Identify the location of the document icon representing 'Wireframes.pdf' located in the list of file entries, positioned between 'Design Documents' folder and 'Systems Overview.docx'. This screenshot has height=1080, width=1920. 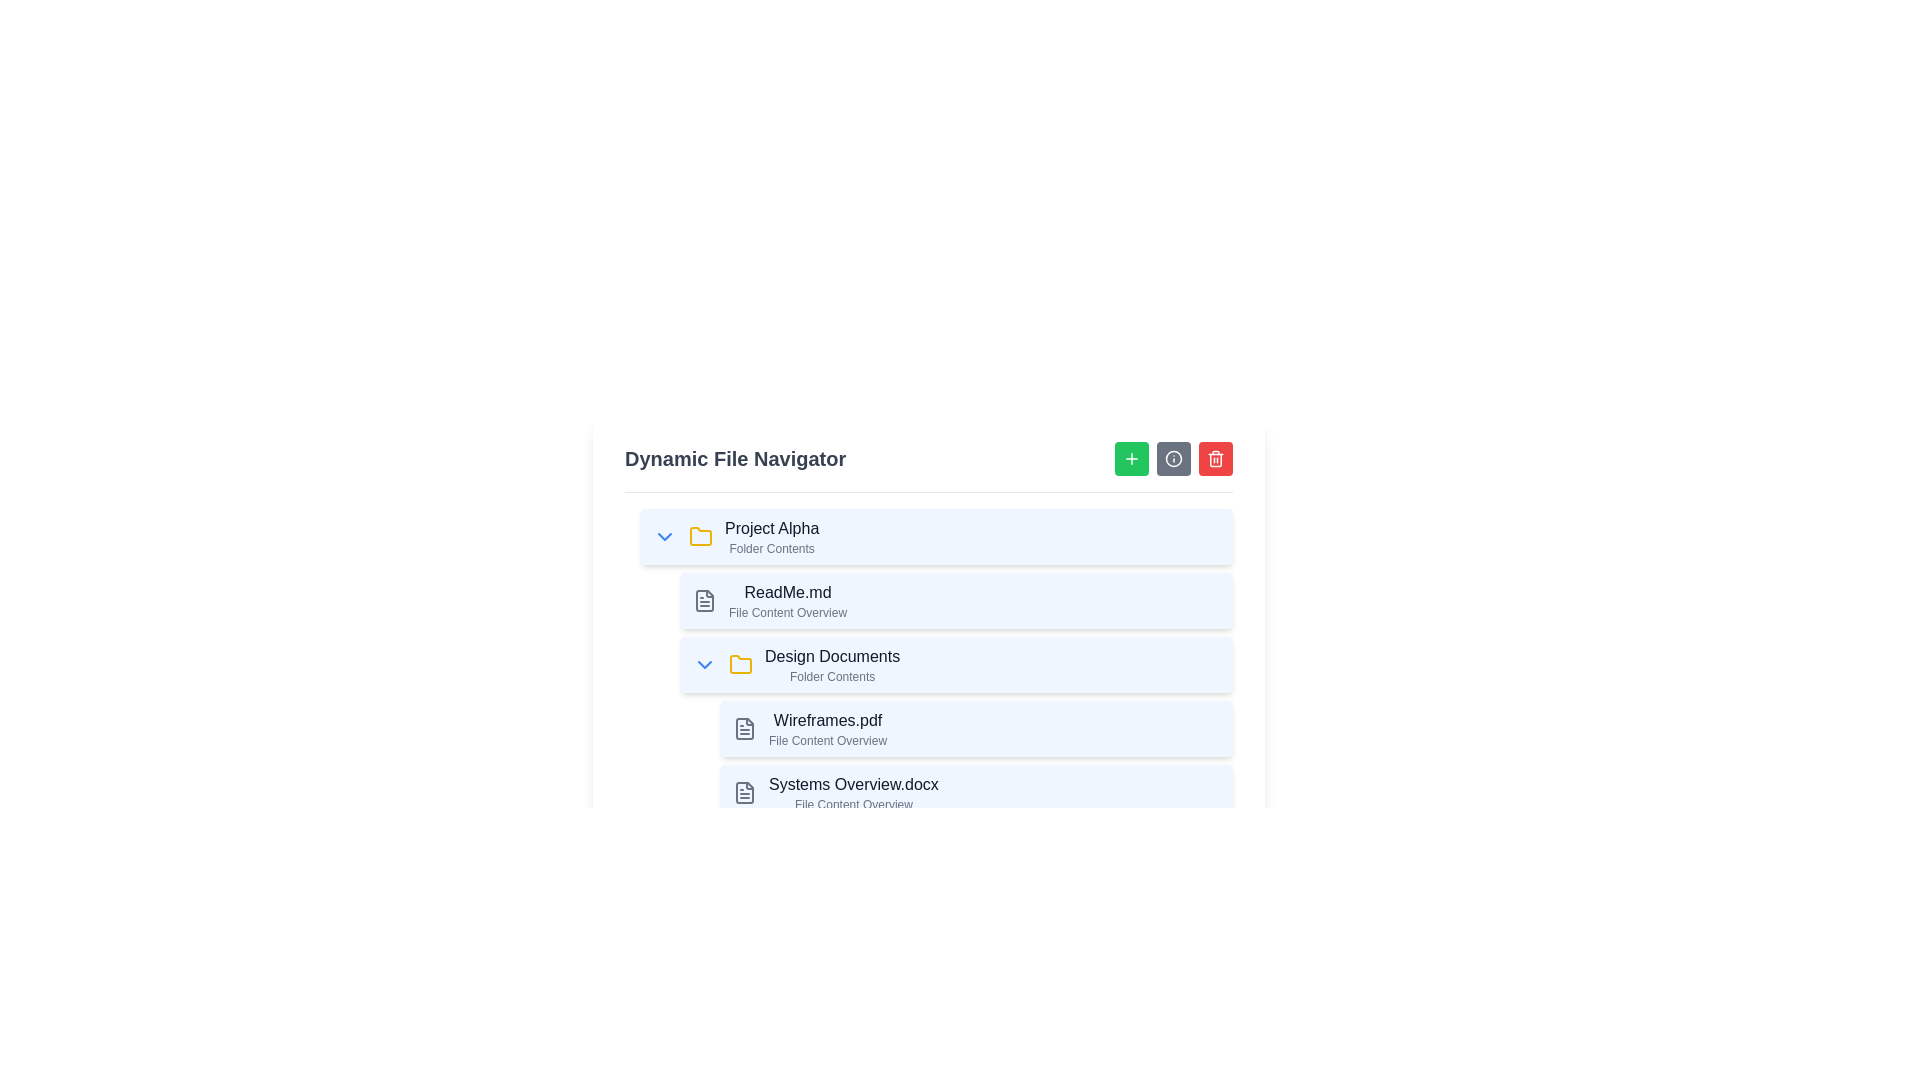
(743, 729).